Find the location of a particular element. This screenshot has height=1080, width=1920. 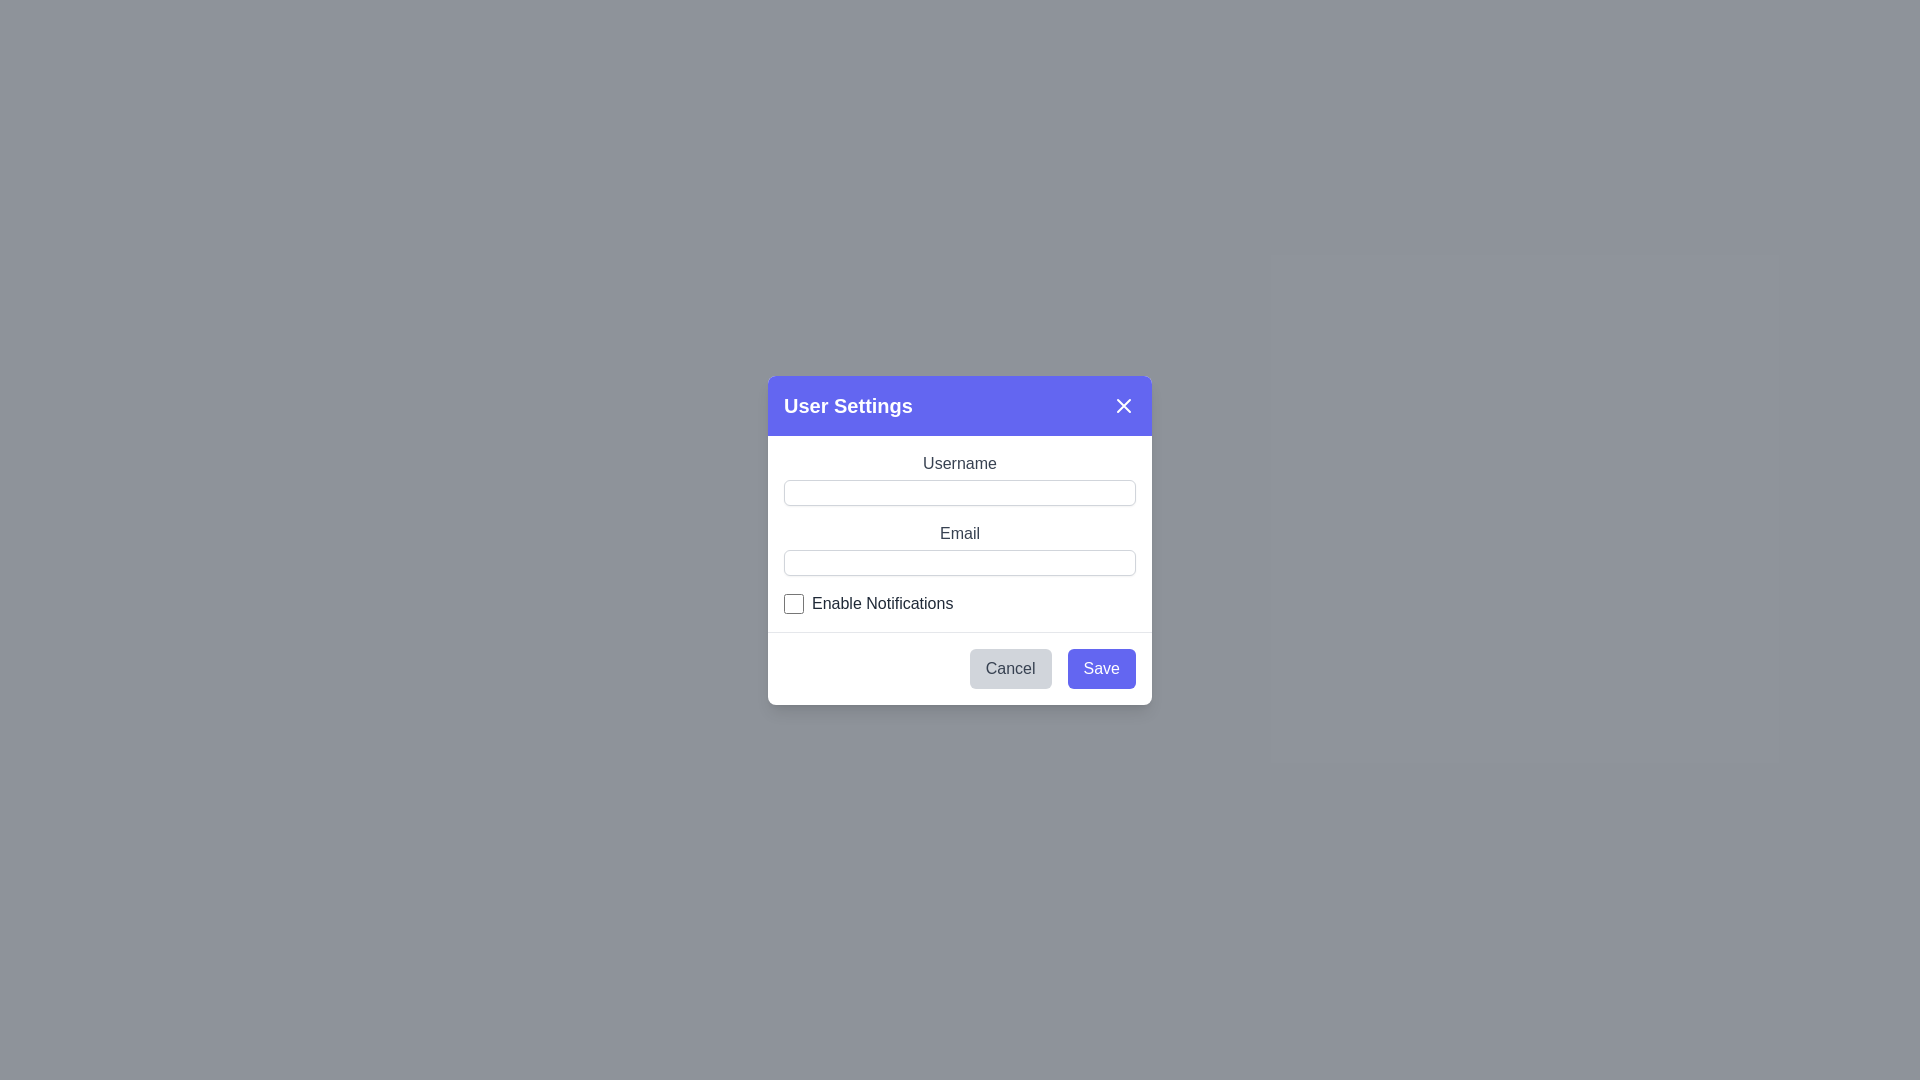

the 'Save' button located at the bottom of the modal dialog is located at coordinates (1100, 668).